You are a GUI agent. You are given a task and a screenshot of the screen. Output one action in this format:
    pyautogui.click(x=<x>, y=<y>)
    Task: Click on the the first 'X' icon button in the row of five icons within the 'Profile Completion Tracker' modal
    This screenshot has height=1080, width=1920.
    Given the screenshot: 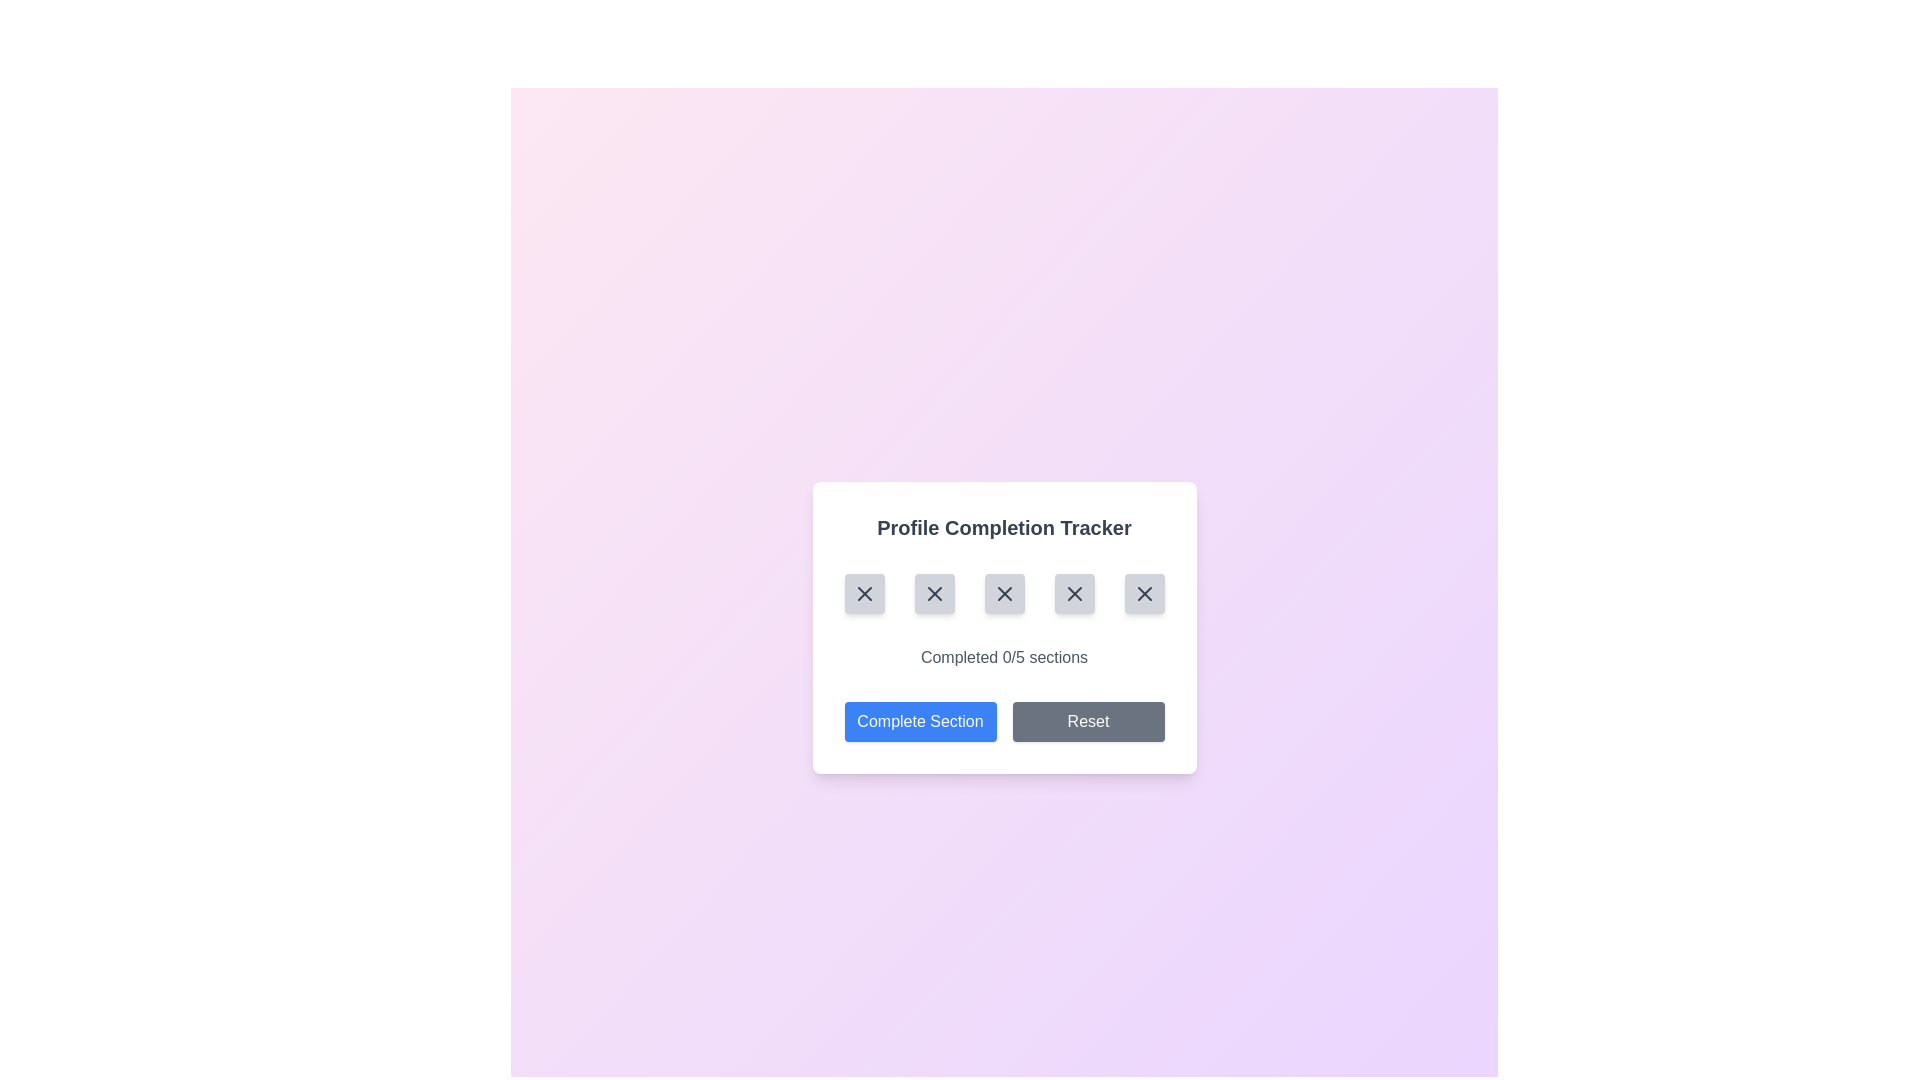 What is the action you would take?
    pyautogui.click(x=864, y=593)
    